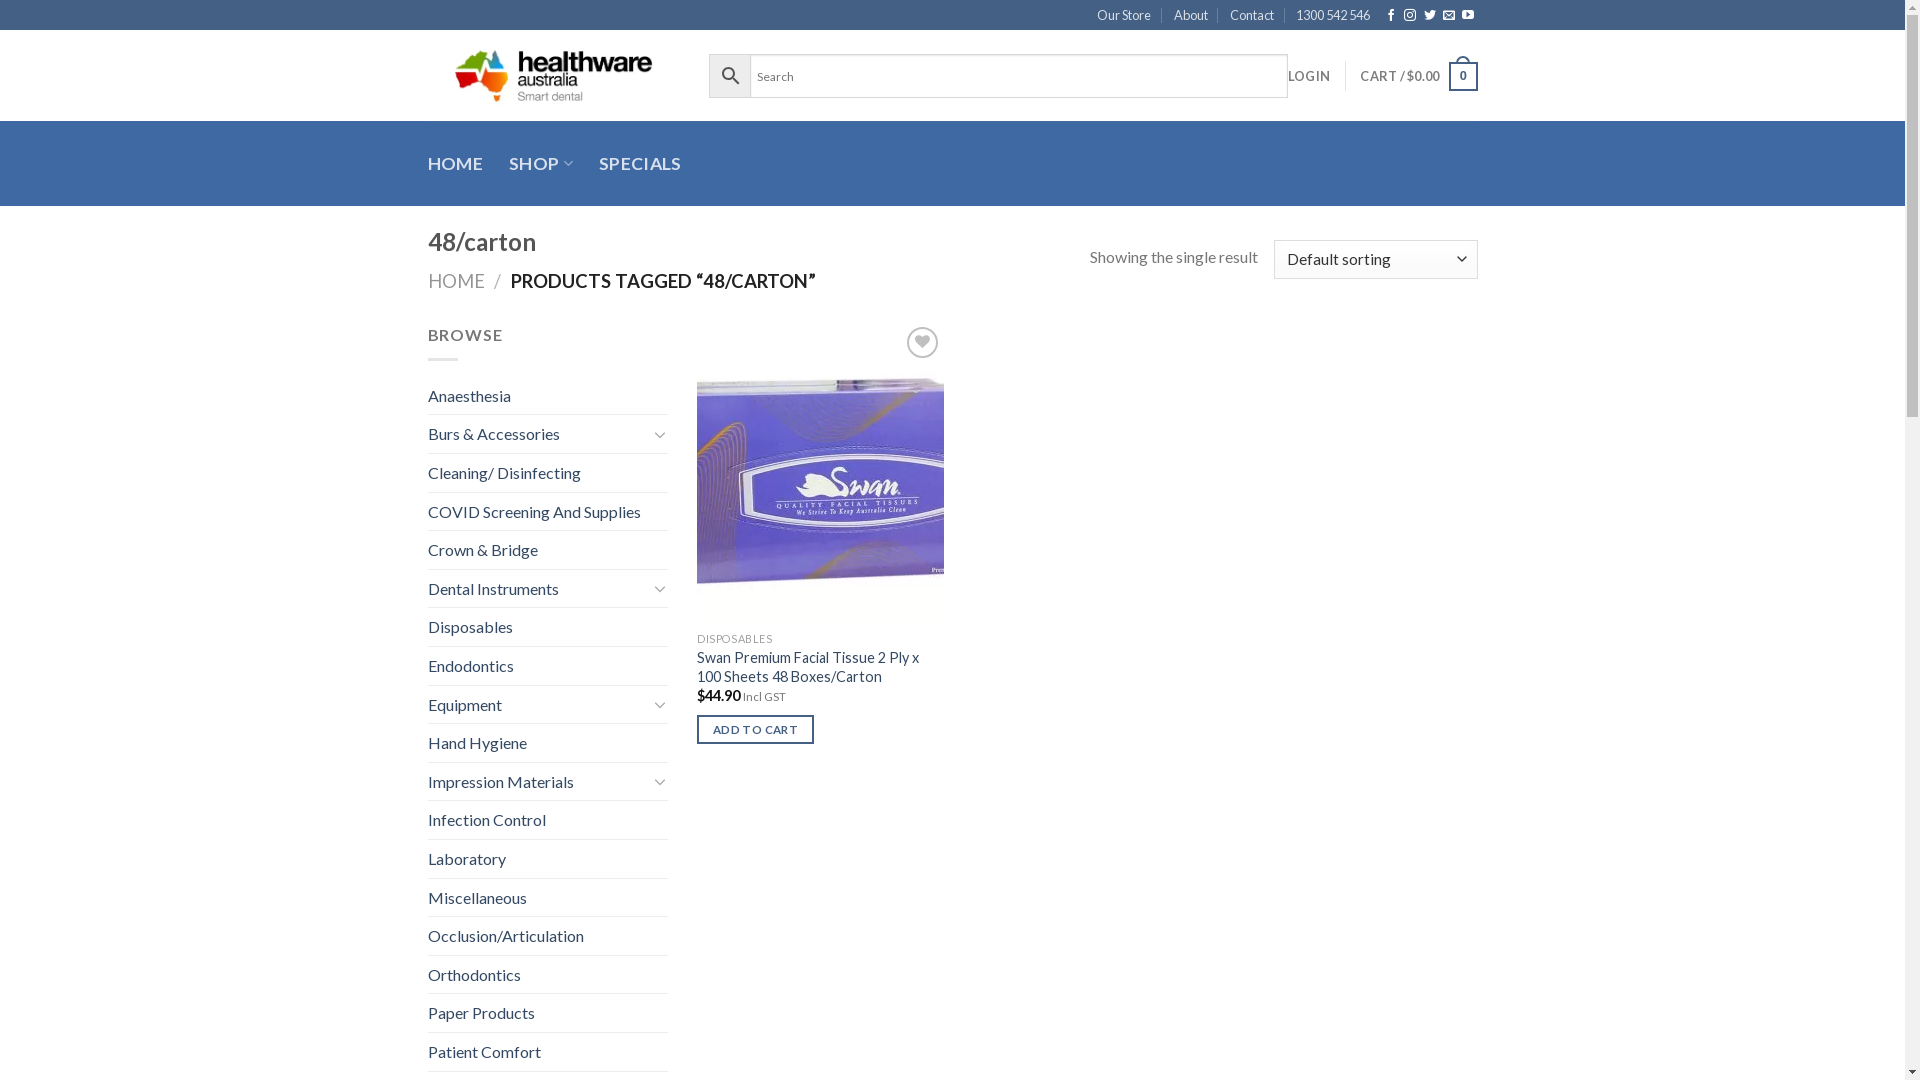 The height and width of the screenshot is (1080, 1920). What do you see at coordinates (553, 74) in the screenshot?
I see `'Healthware Australia - Smart dental'` at bounding box center [553, 74].